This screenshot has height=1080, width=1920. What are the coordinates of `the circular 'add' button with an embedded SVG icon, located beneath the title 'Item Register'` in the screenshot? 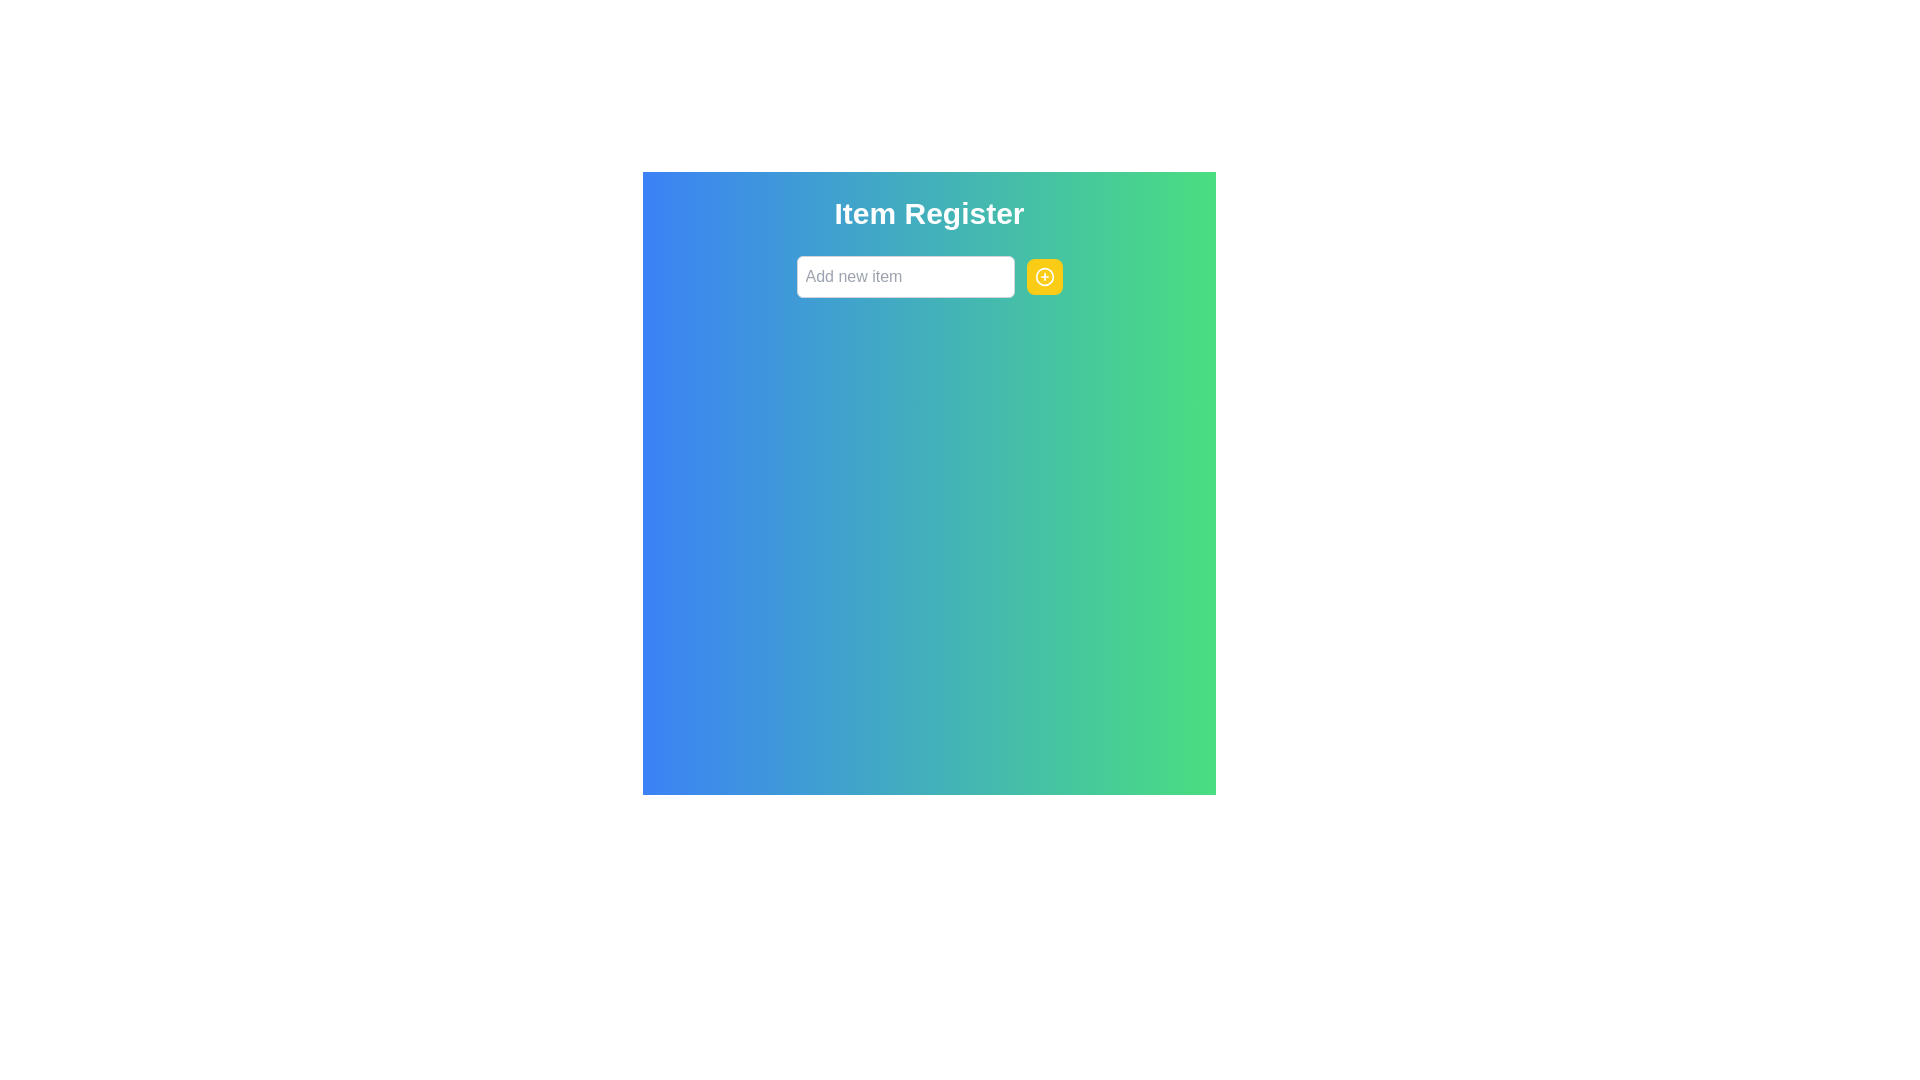 It's located at (1043, 277).